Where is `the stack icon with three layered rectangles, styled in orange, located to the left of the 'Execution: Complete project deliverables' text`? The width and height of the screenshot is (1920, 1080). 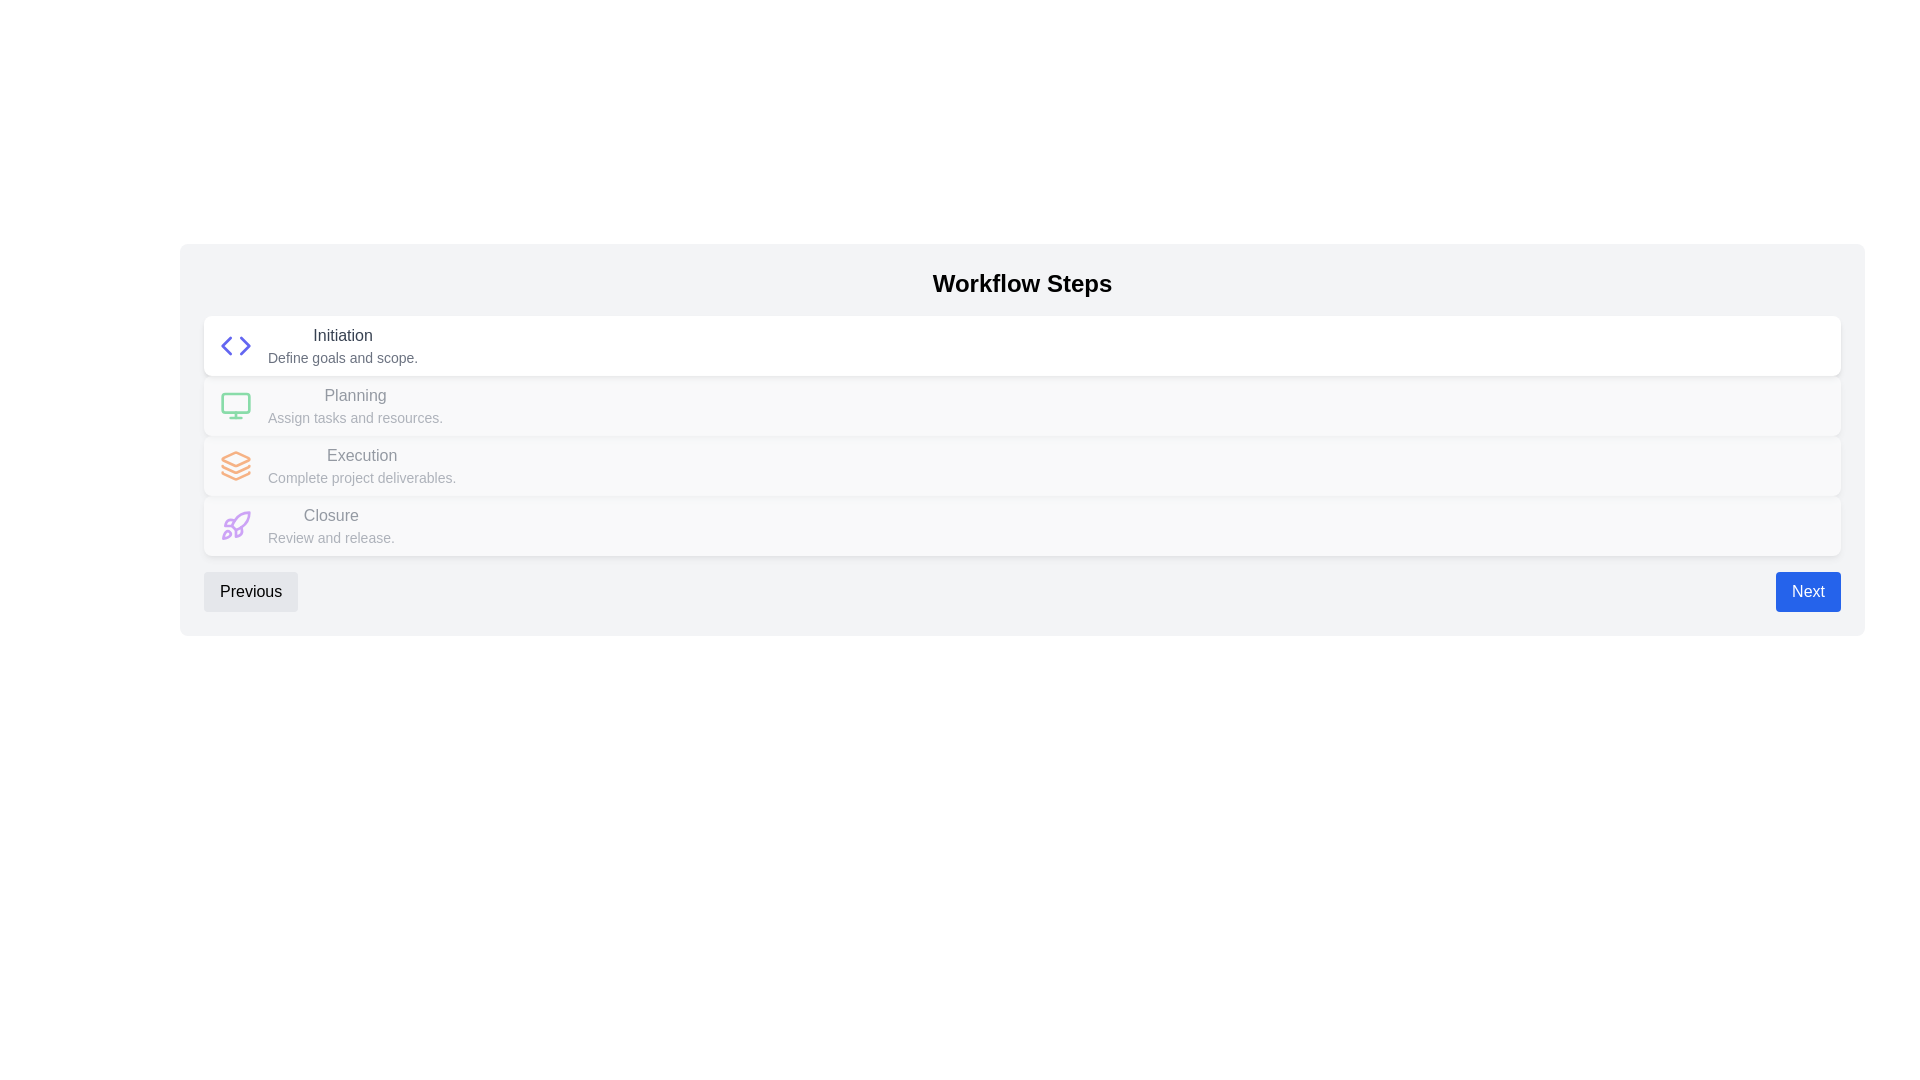
the stack icon with three layered rectangles, styled in orange, located to the left of the 'Execution: Complete project deliverables' text is located at coordinates (235, 466).